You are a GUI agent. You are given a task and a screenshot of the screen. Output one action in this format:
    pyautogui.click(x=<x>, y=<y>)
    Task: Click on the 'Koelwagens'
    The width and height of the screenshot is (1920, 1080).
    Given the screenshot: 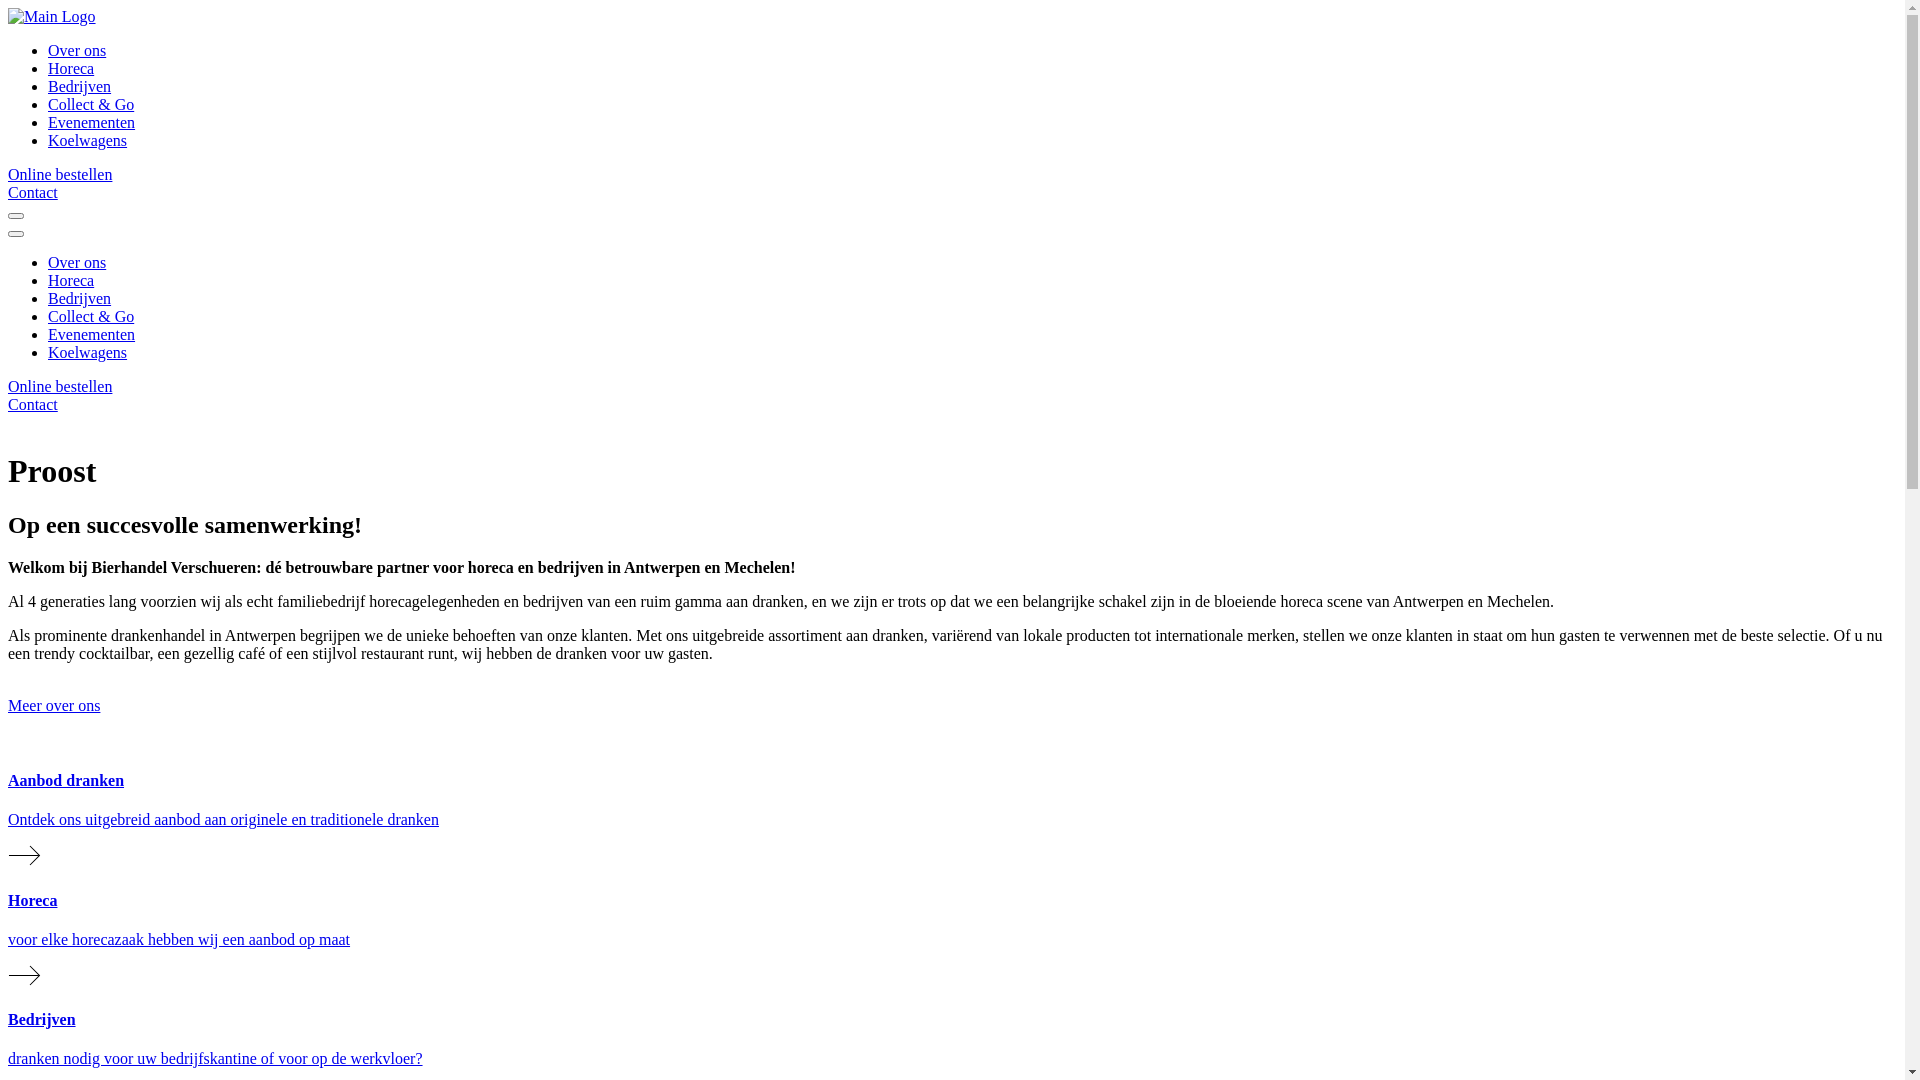 What is the action you would take?
    pyautogui.click(x=48, y=351)
    